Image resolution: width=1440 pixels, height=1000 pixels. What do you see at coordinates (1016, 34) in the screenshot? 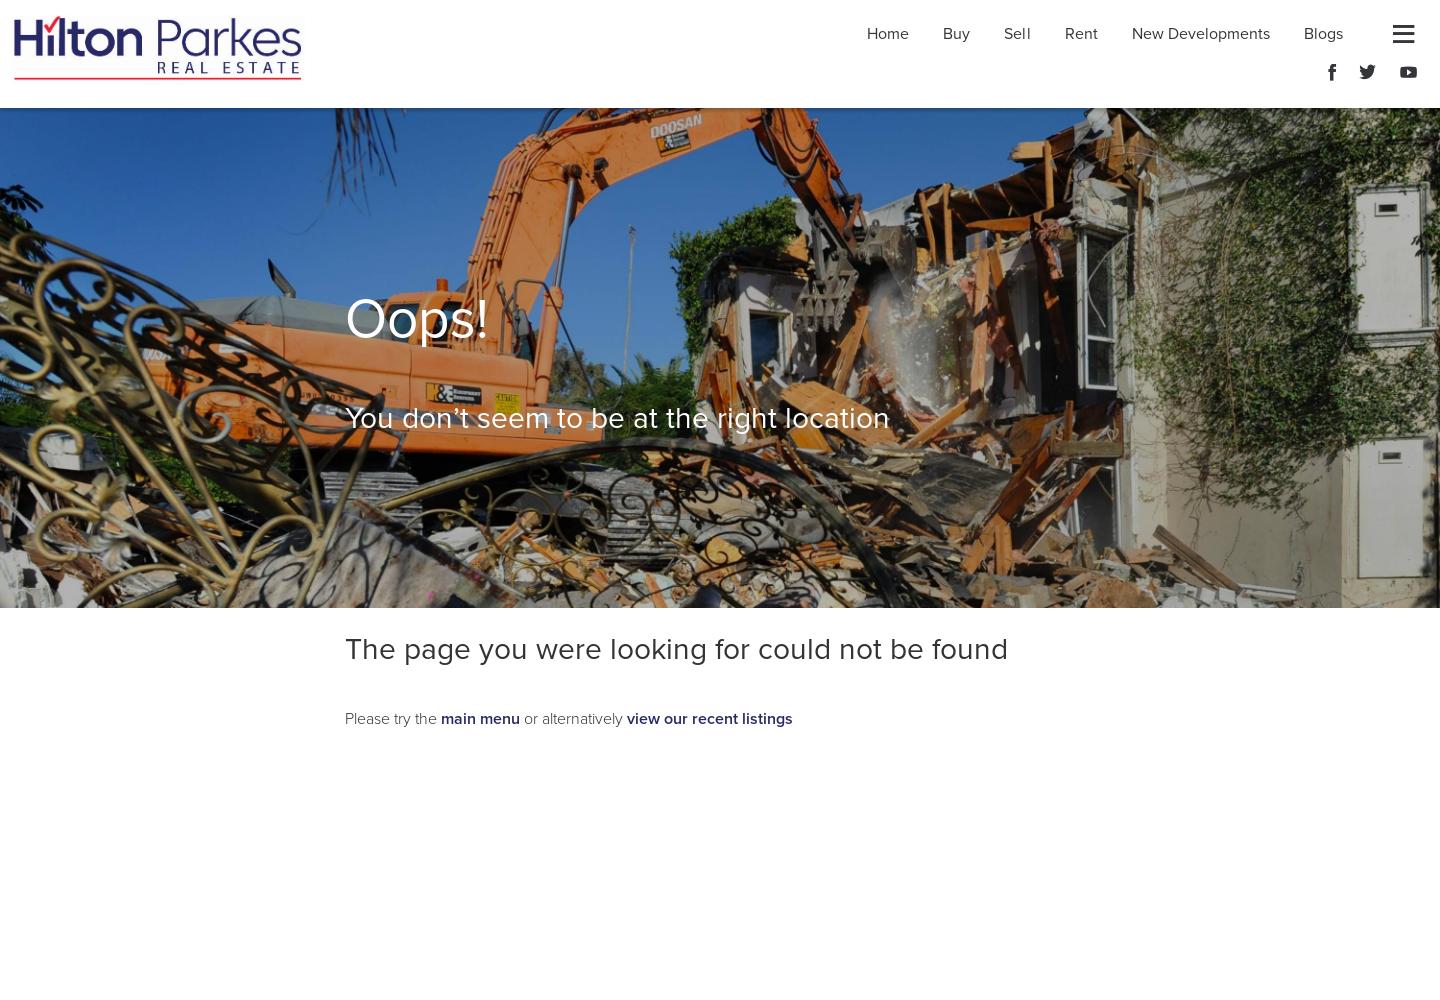
I see `'Sell'` at bounding box center [1016, 34].